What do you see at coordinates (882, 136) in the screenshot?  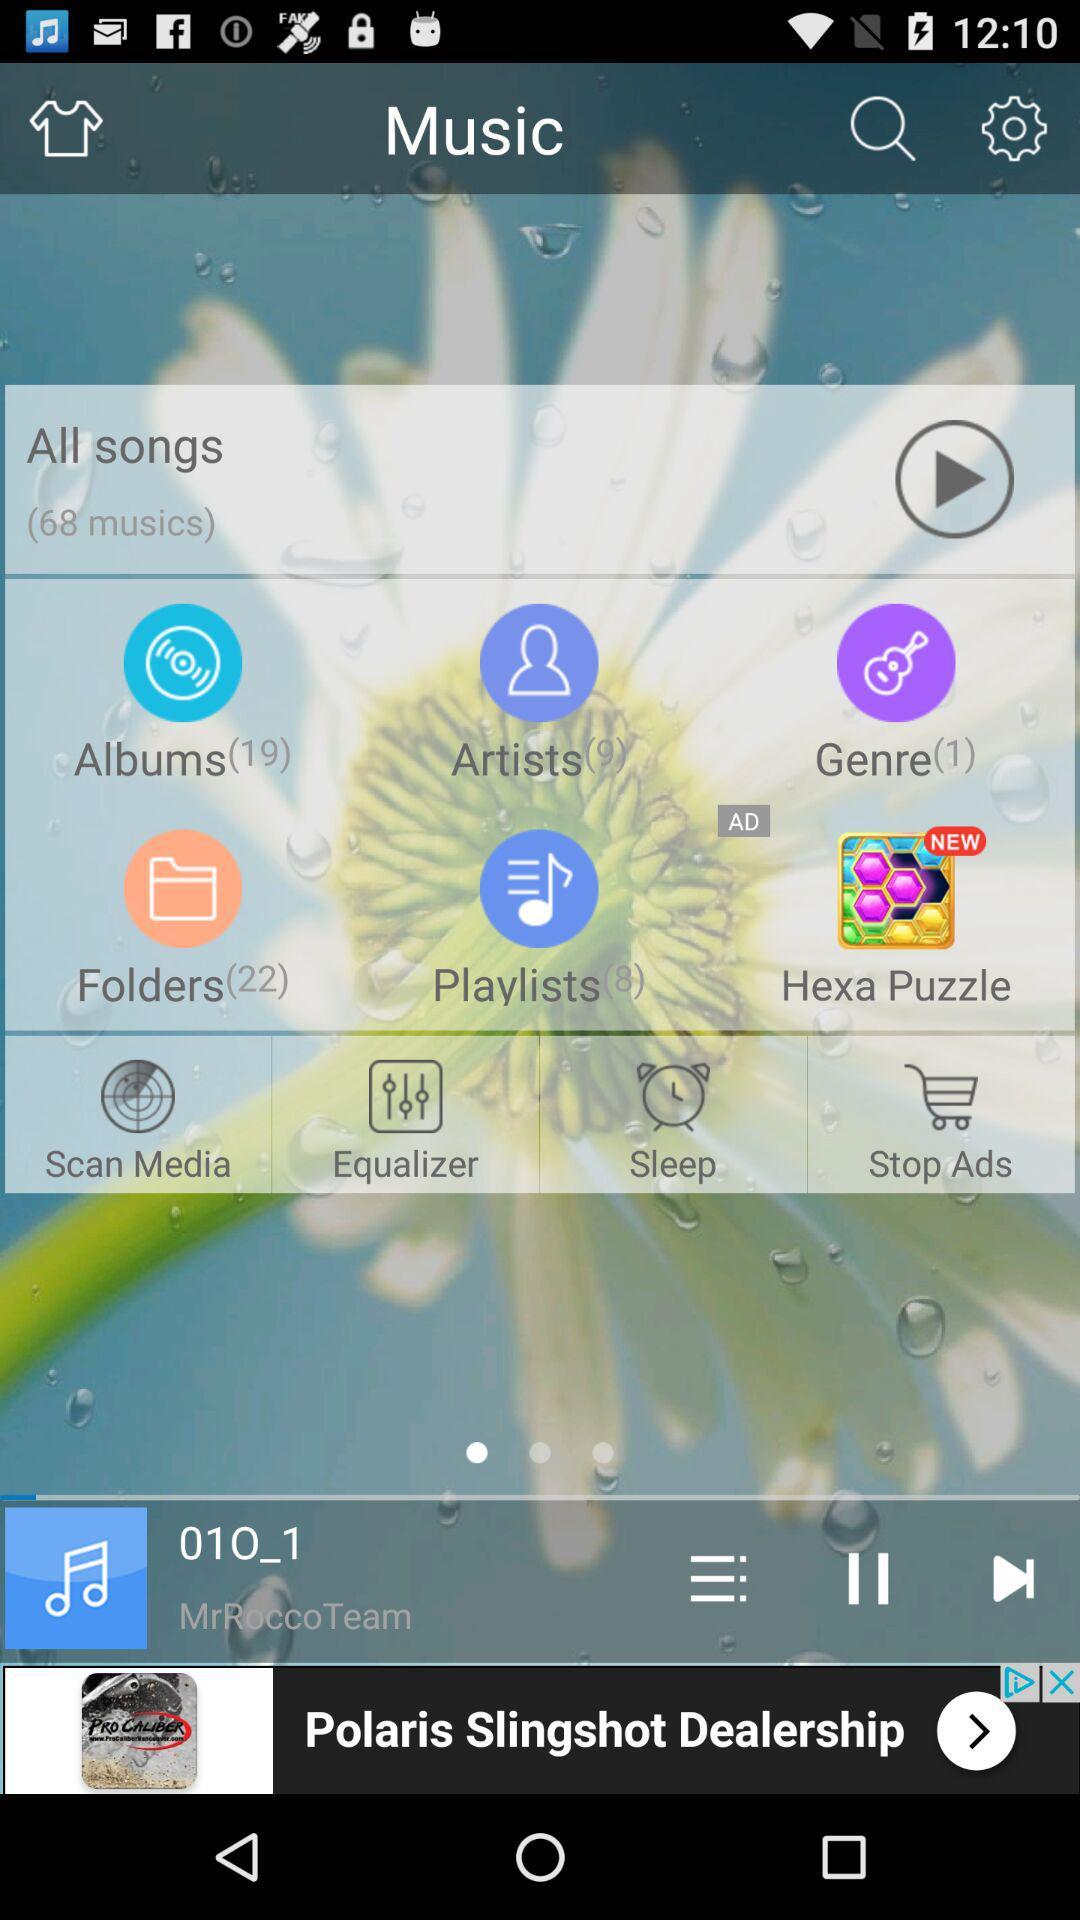 I see `the search icon` at bounding box center [882, 136].